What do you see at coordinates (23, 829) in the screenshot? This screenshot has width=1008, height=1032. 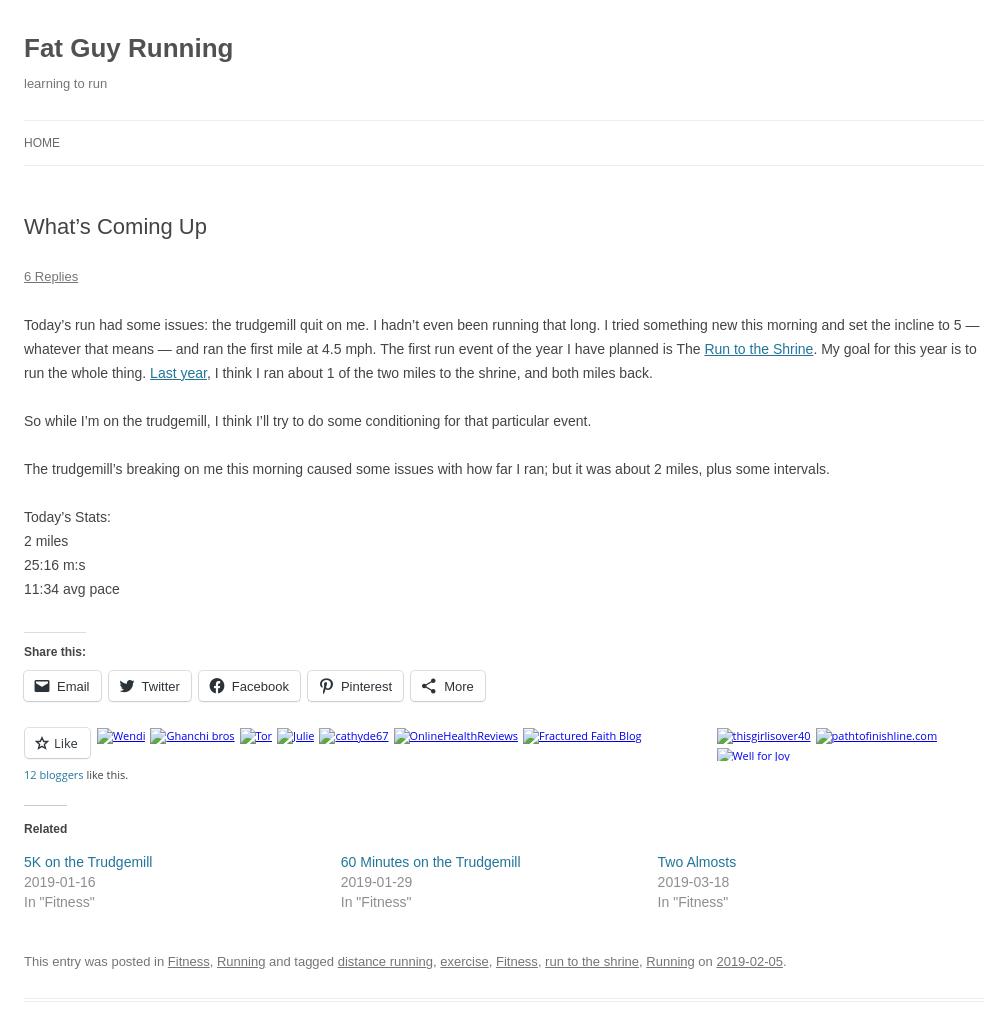 I see `'Related'` at bounding box center [23, 829].